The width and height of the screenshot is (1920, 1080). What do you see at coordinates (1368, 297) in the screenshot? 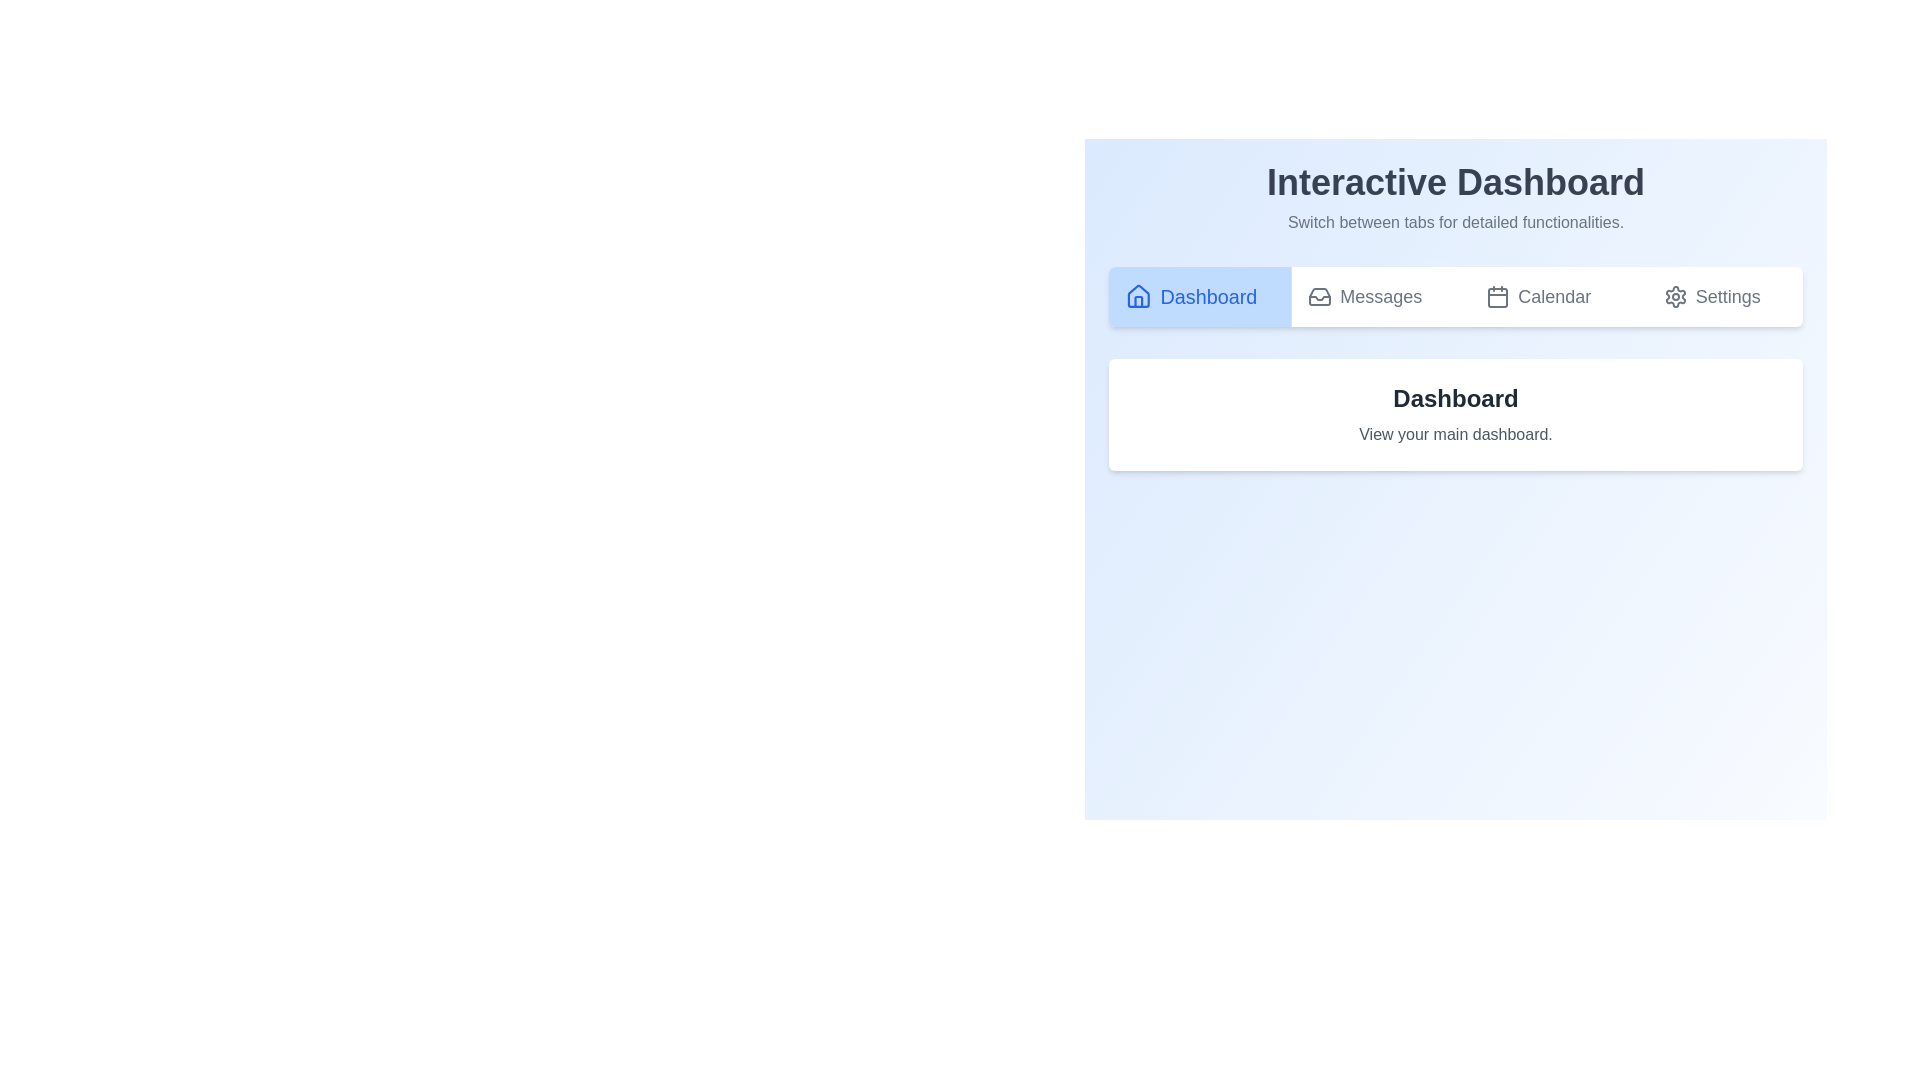
I see `the 'Messages' tab in the navigation bar to change its color from gray to blue` at bounding box center [1368, 297].